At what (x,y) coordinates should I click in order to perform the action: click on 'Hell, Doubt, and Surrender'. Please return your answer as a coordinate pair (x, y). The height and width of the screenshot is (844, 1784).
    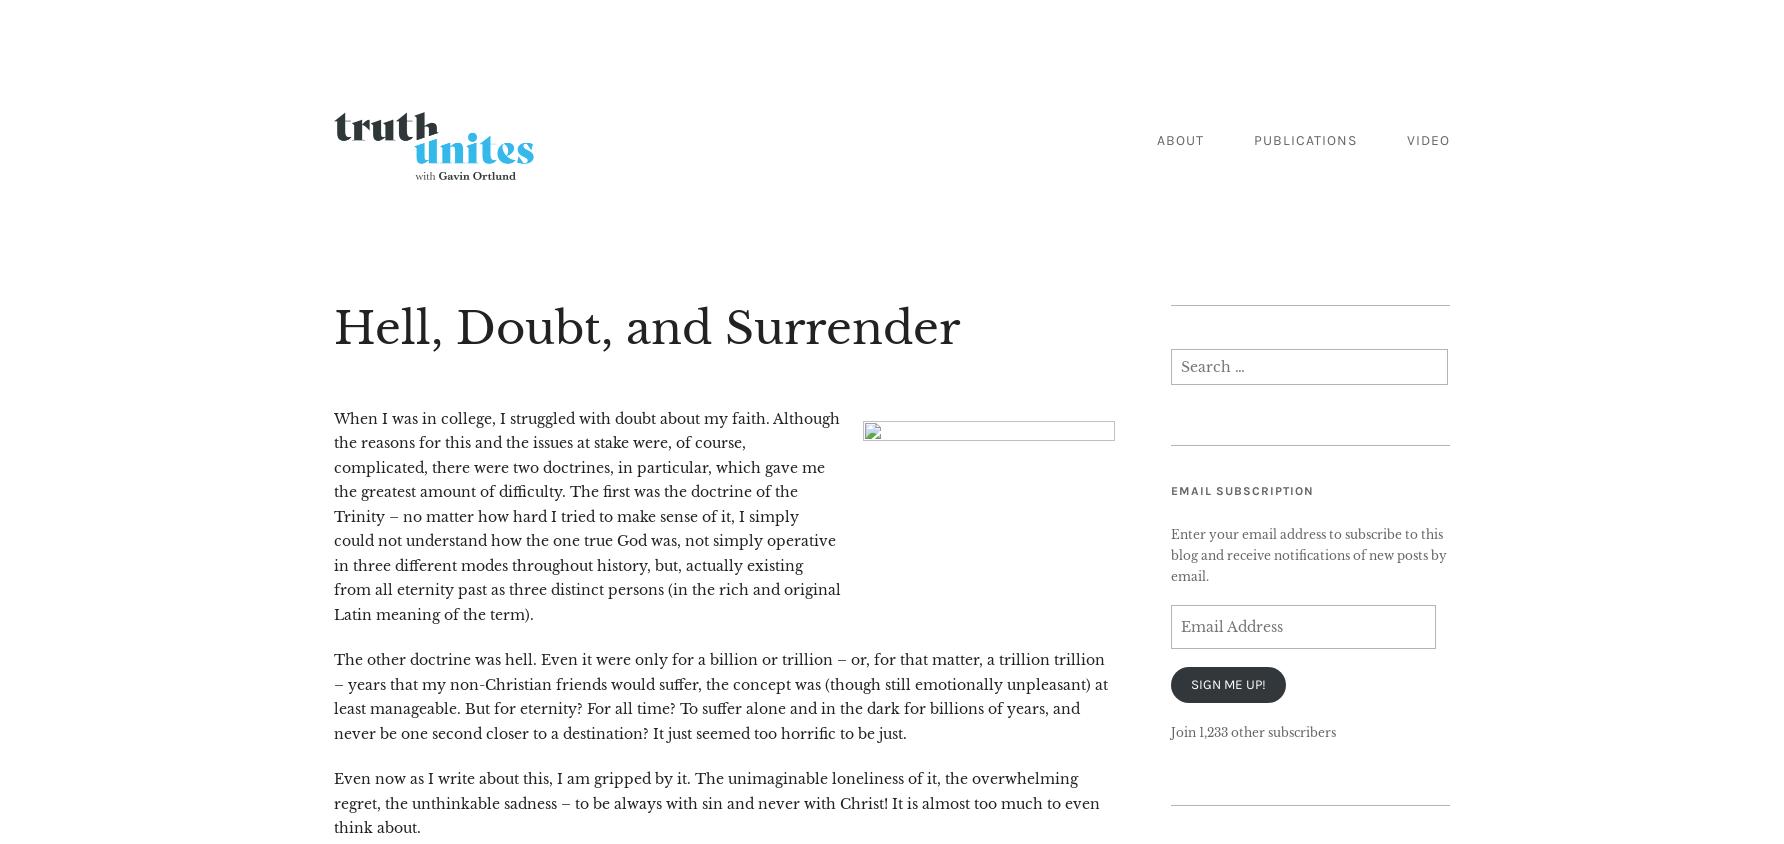
    Looking at the image, I should click on (644, 327).